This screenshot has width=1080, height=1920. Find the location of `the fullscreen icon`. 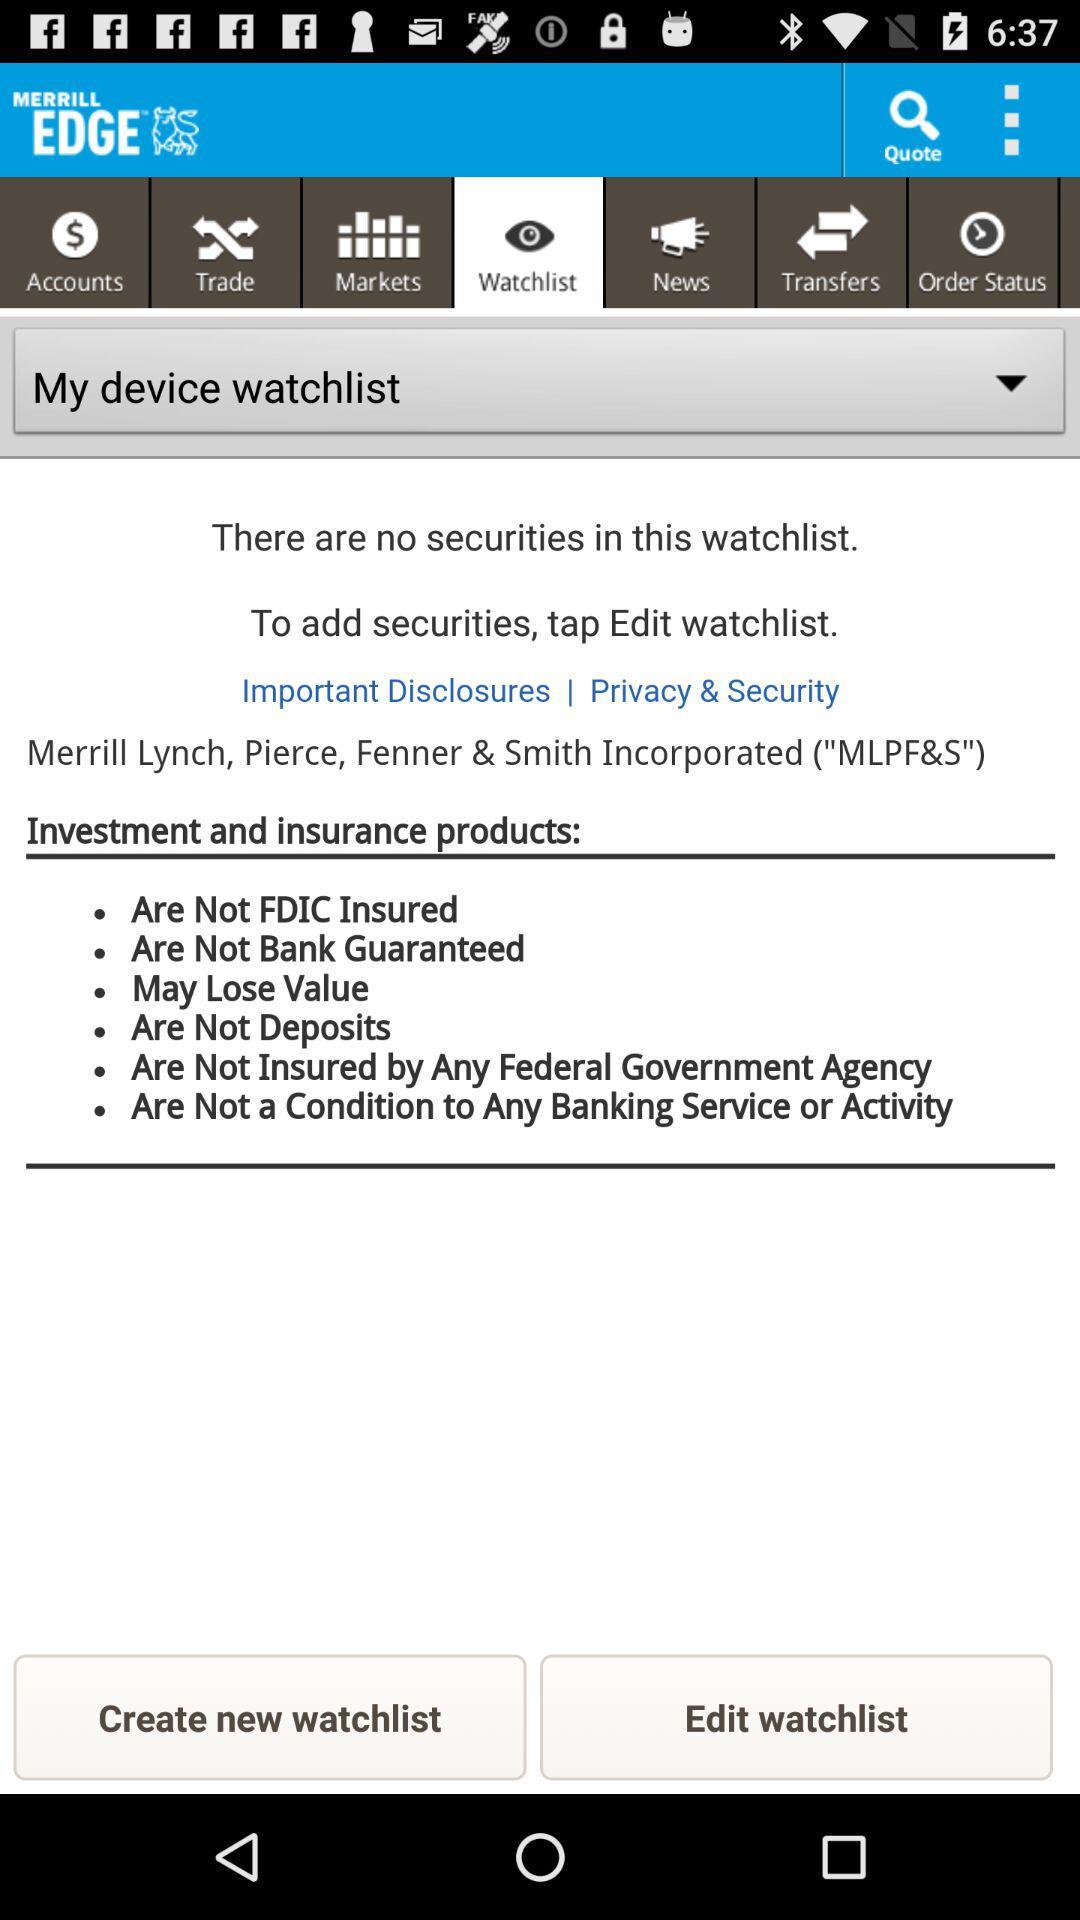

the fullscreen icon is located at coordinates (225, 258).